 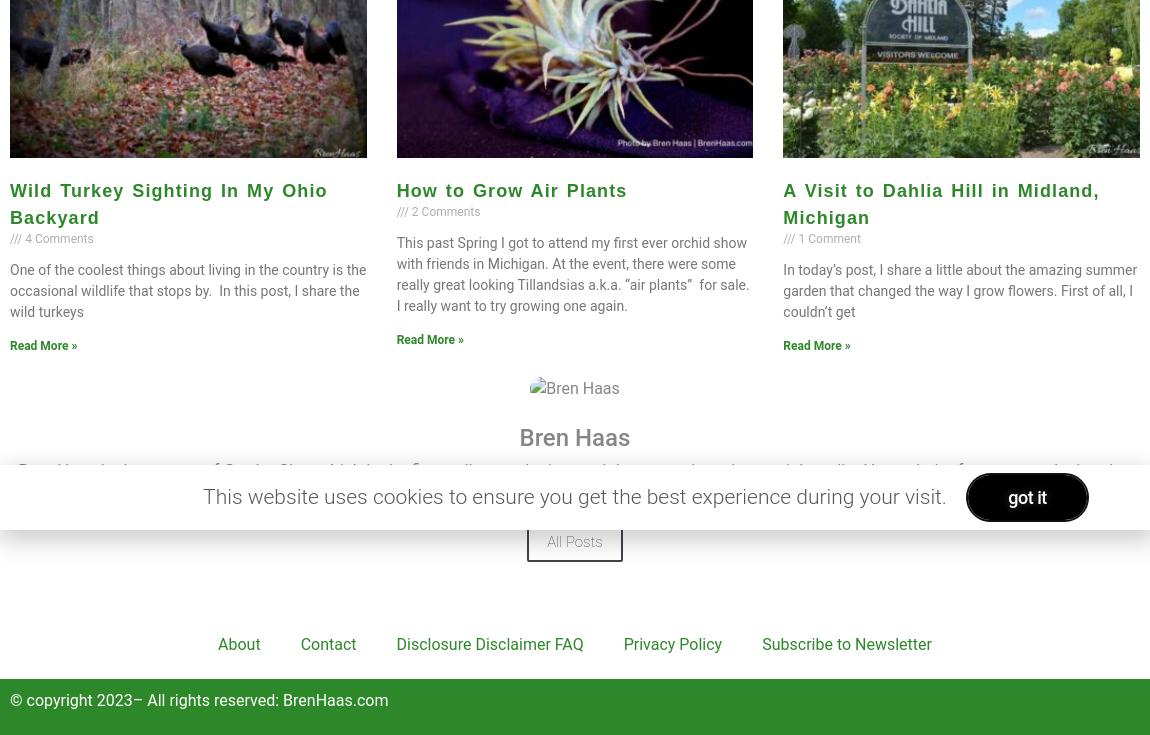 I want to click on 'BrenHaas.com', so click(x=335, y=699).